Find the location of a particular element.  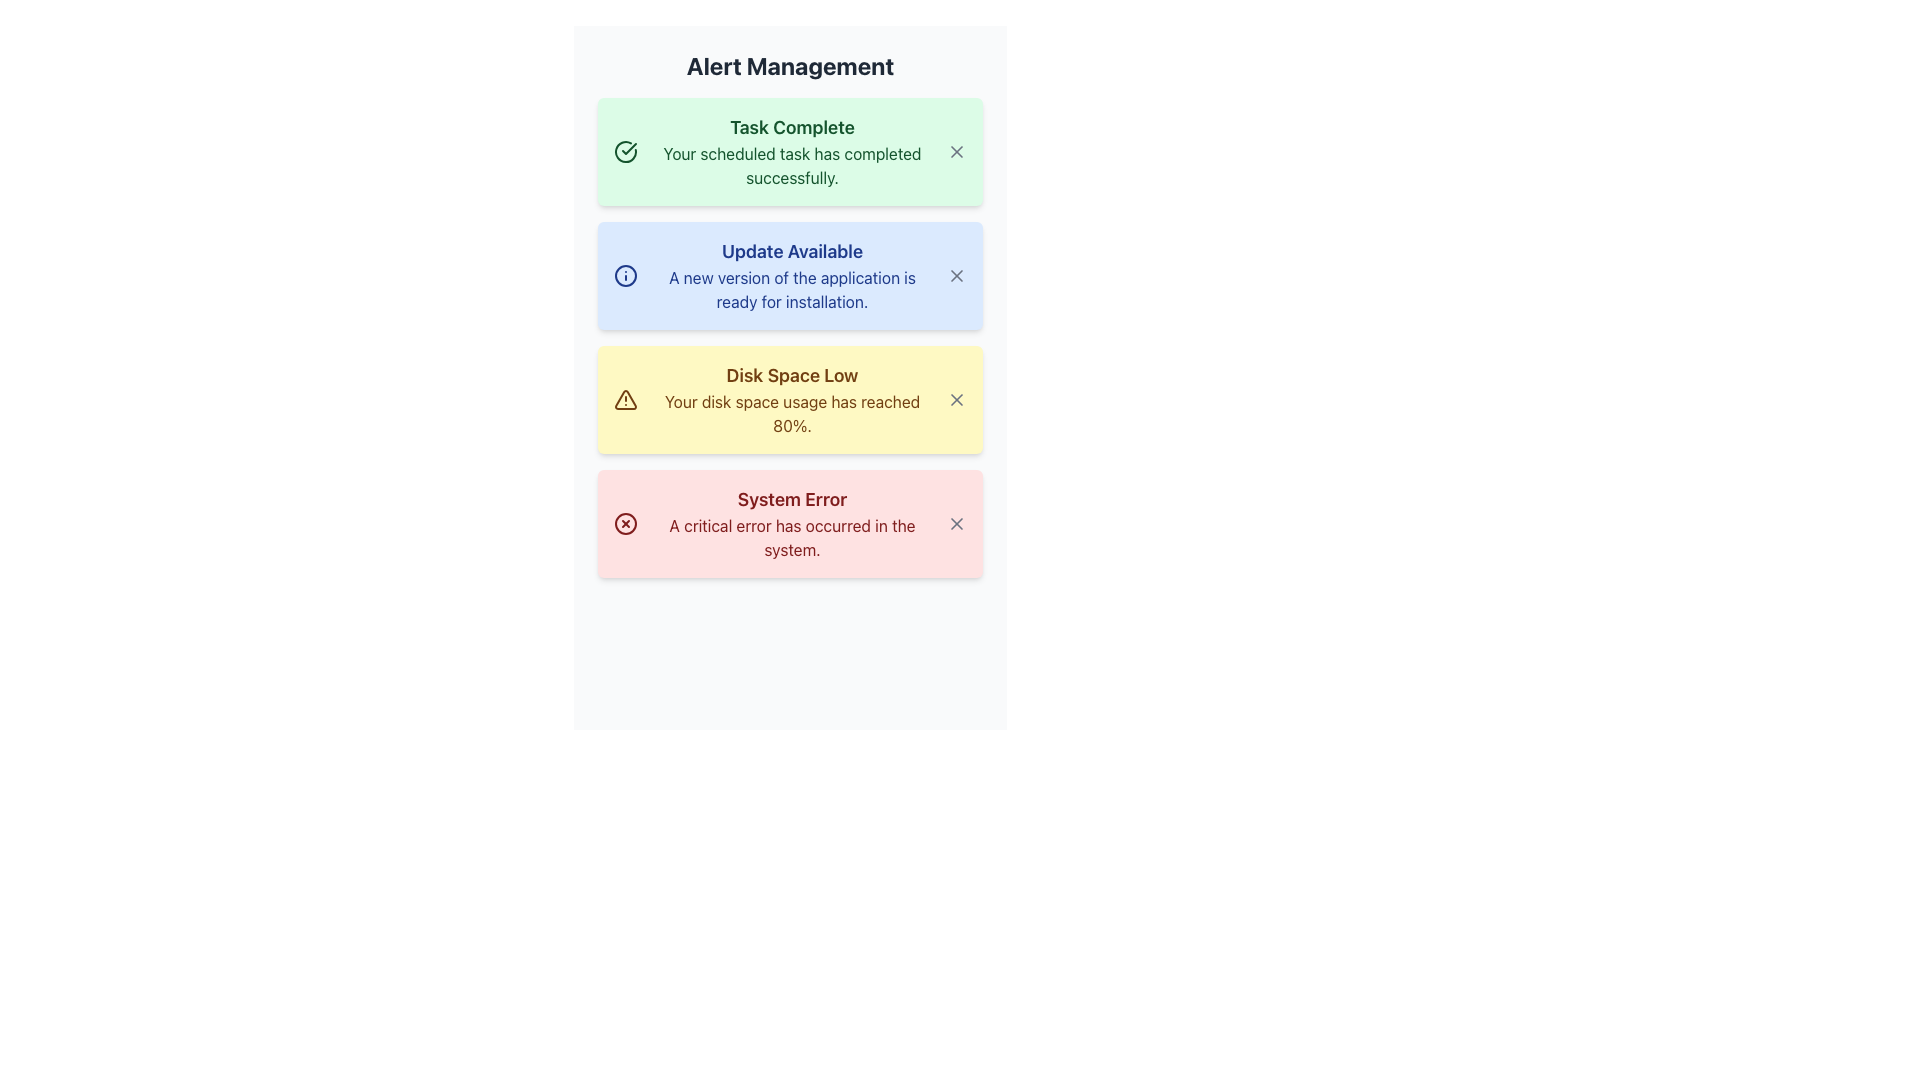

the dismiss button located at the top-right corner of the yellow alert box labeled 'Disk Space Low' is located at coordinates (955, 400).